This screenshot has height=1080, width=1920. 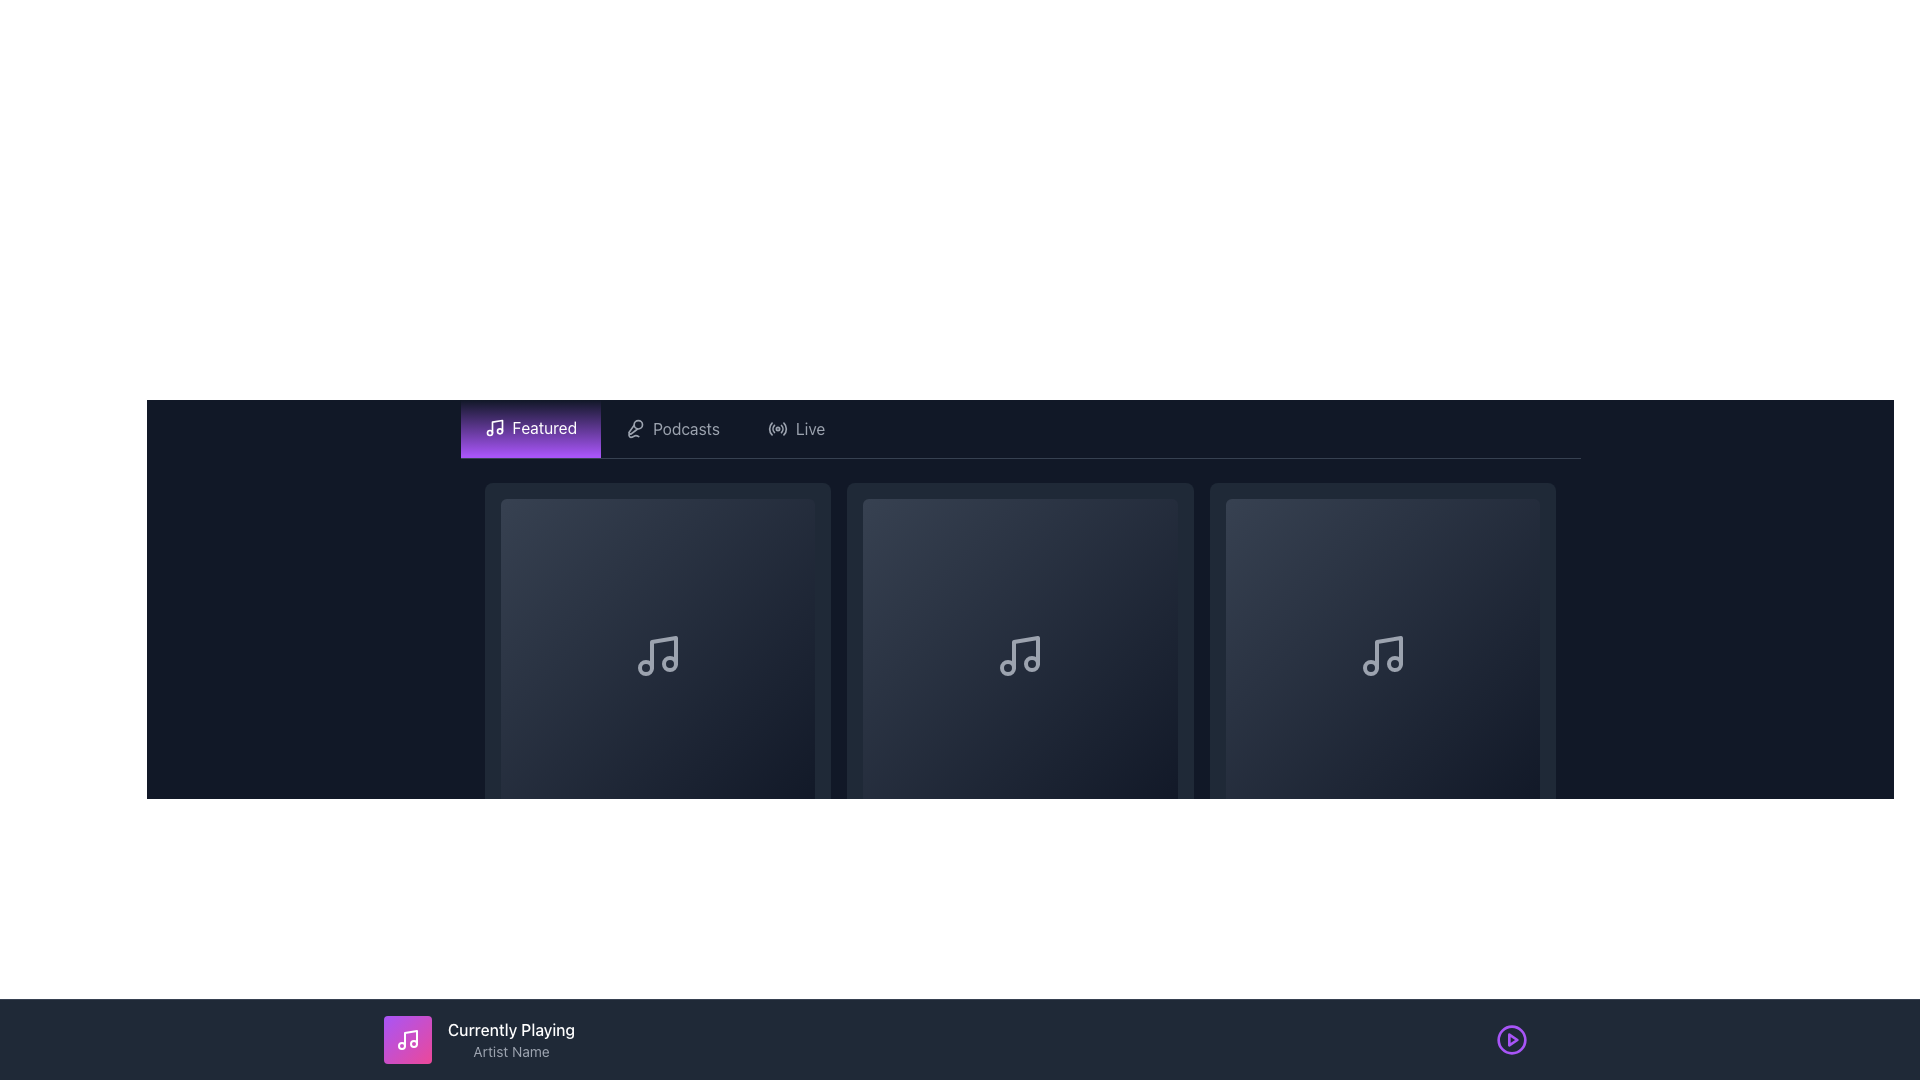 I want to click on the circular button with a purple outline and a play icon located at the rightmost side of the bottom bar, so click(x=1512, y=1039).